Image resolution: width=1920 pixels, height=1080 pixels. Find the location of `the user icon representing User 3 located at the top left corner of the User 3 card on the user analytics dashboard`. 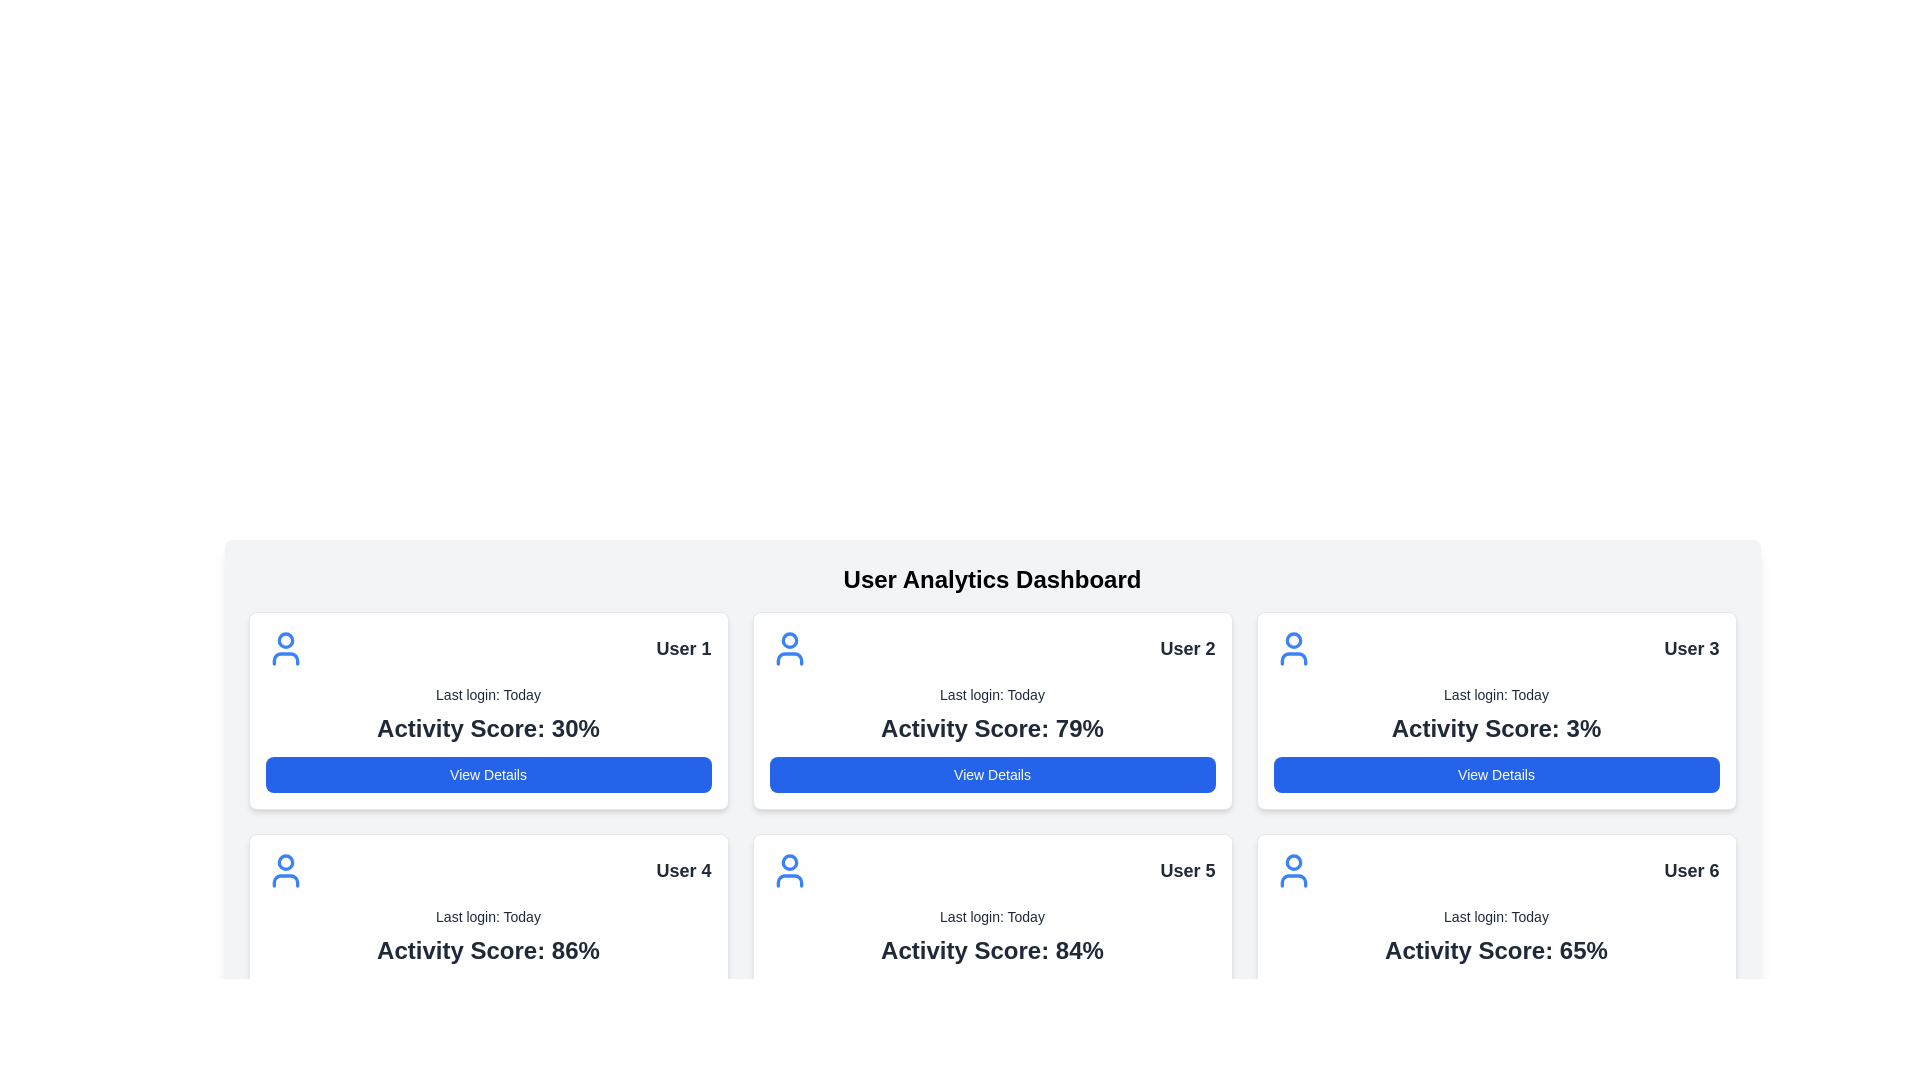

the user icon representing User 3 located at the top left corner of the User 3 card on the user analytics dashboard is located at coordinates (1293, 648).